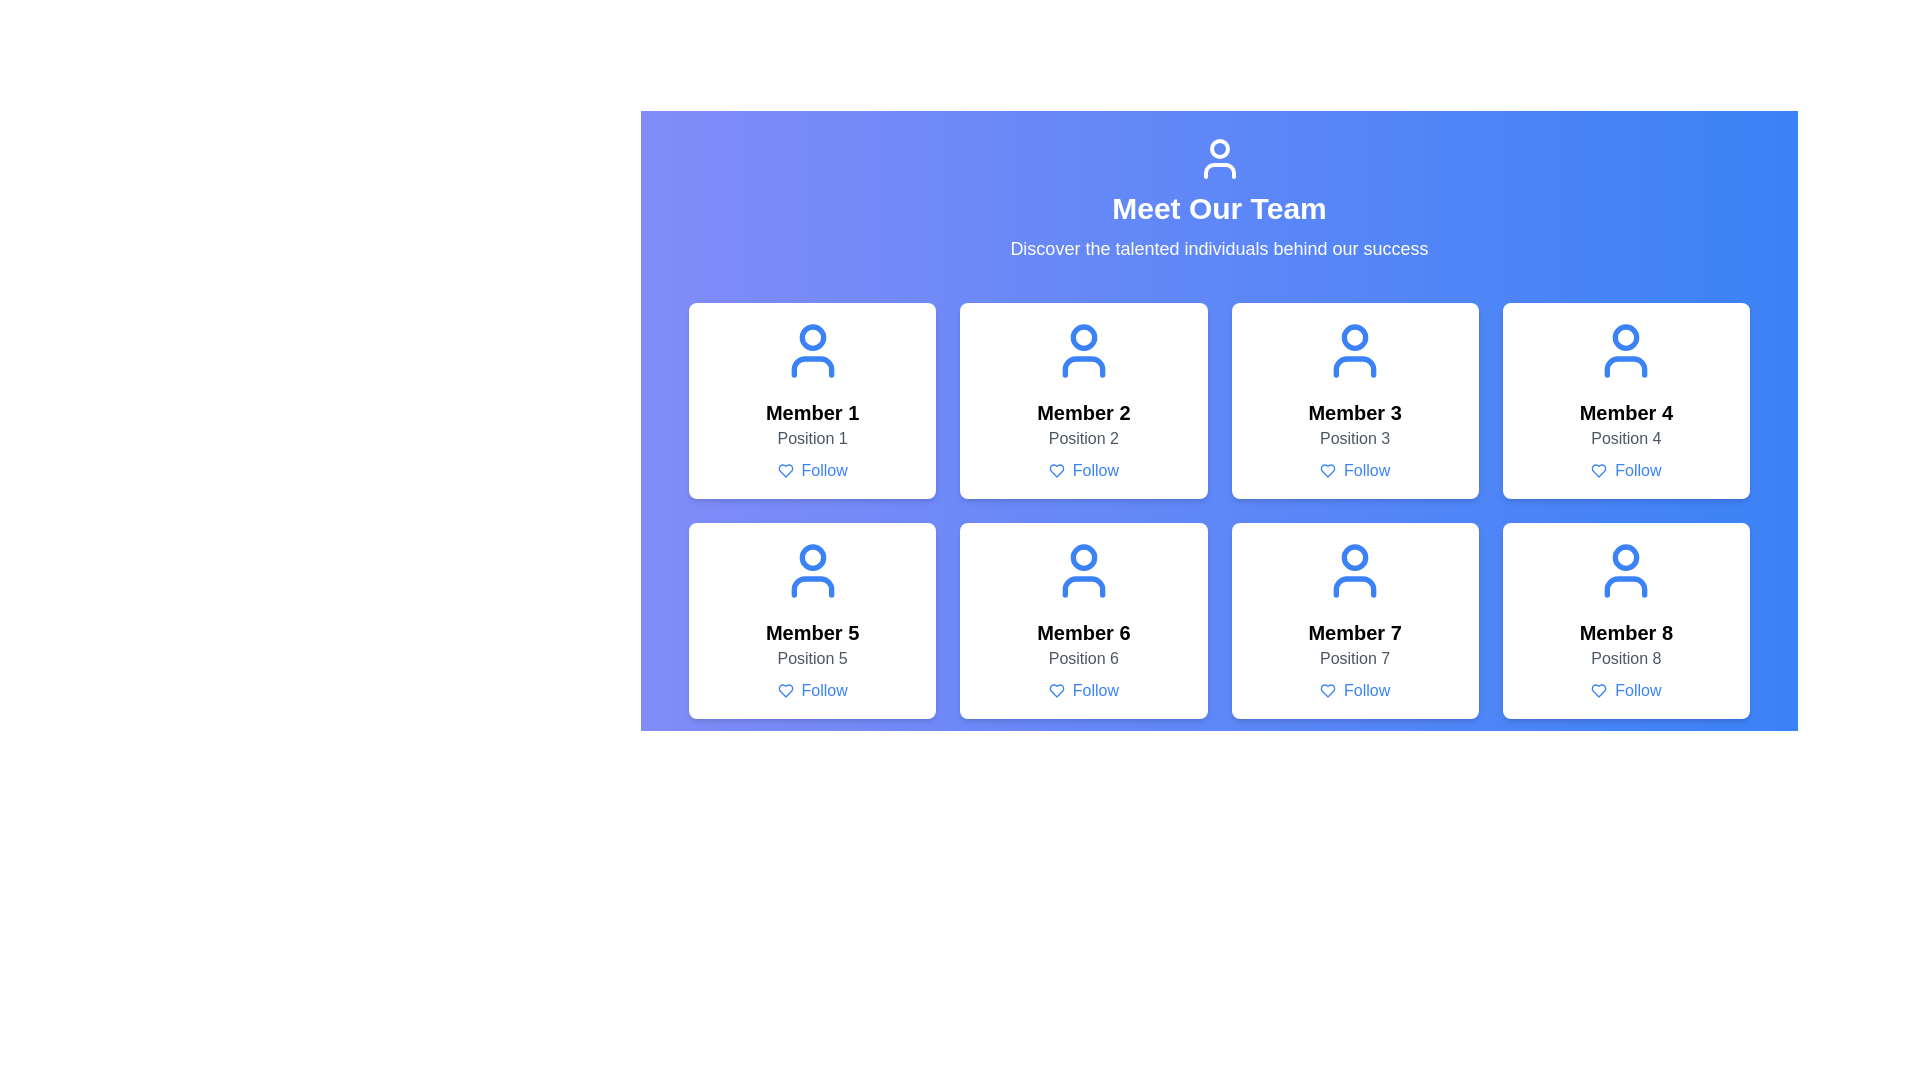  What do you see at coordinates (1082, 438) in the screenshot?
I see `the static text label displaying 'Position 2' which is located within the card labeled 'Member 2' in the team member grid, positioned above the 'Follow' button` at bounding box center [1082, 438].